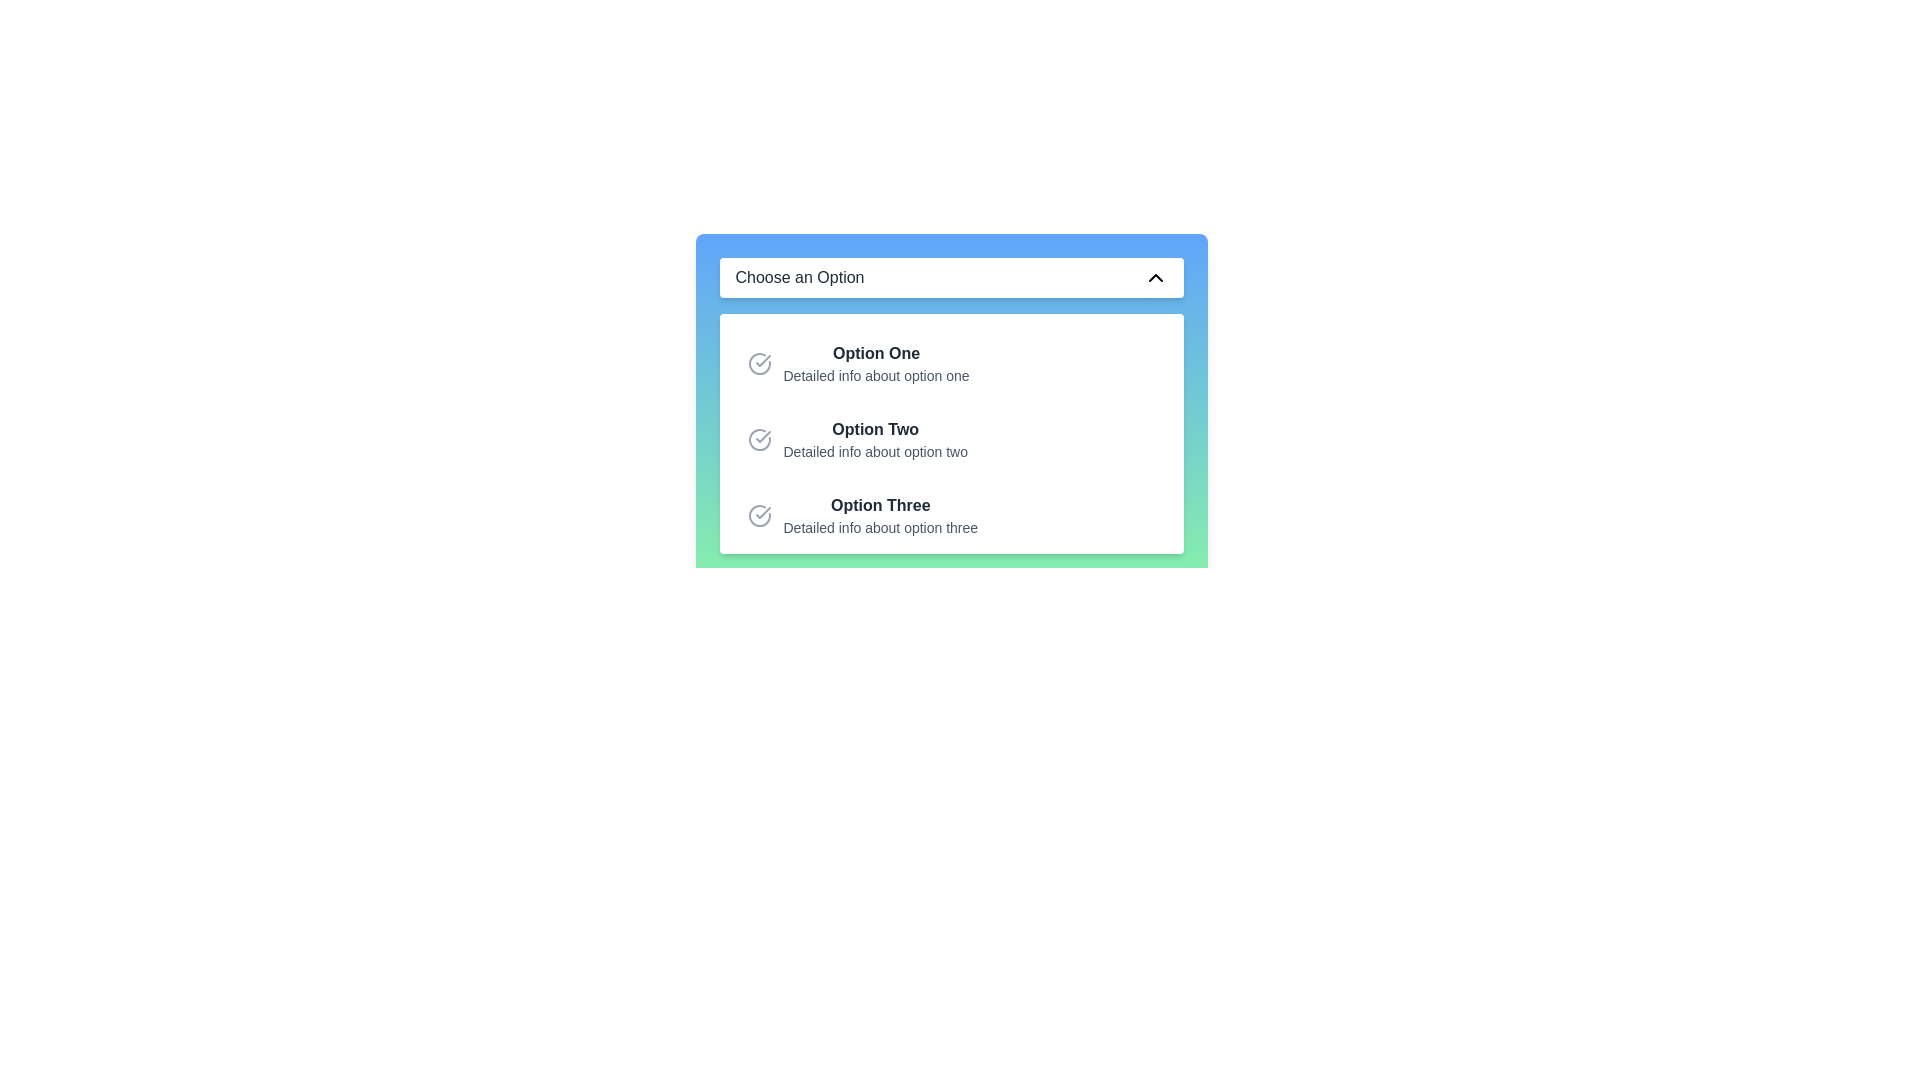  Describe the element at coordinates (950, 363) in the screenshot. I see `to select 'Option One' from the dropdown menu located beneath the header 'Choose an Option'` at that location.